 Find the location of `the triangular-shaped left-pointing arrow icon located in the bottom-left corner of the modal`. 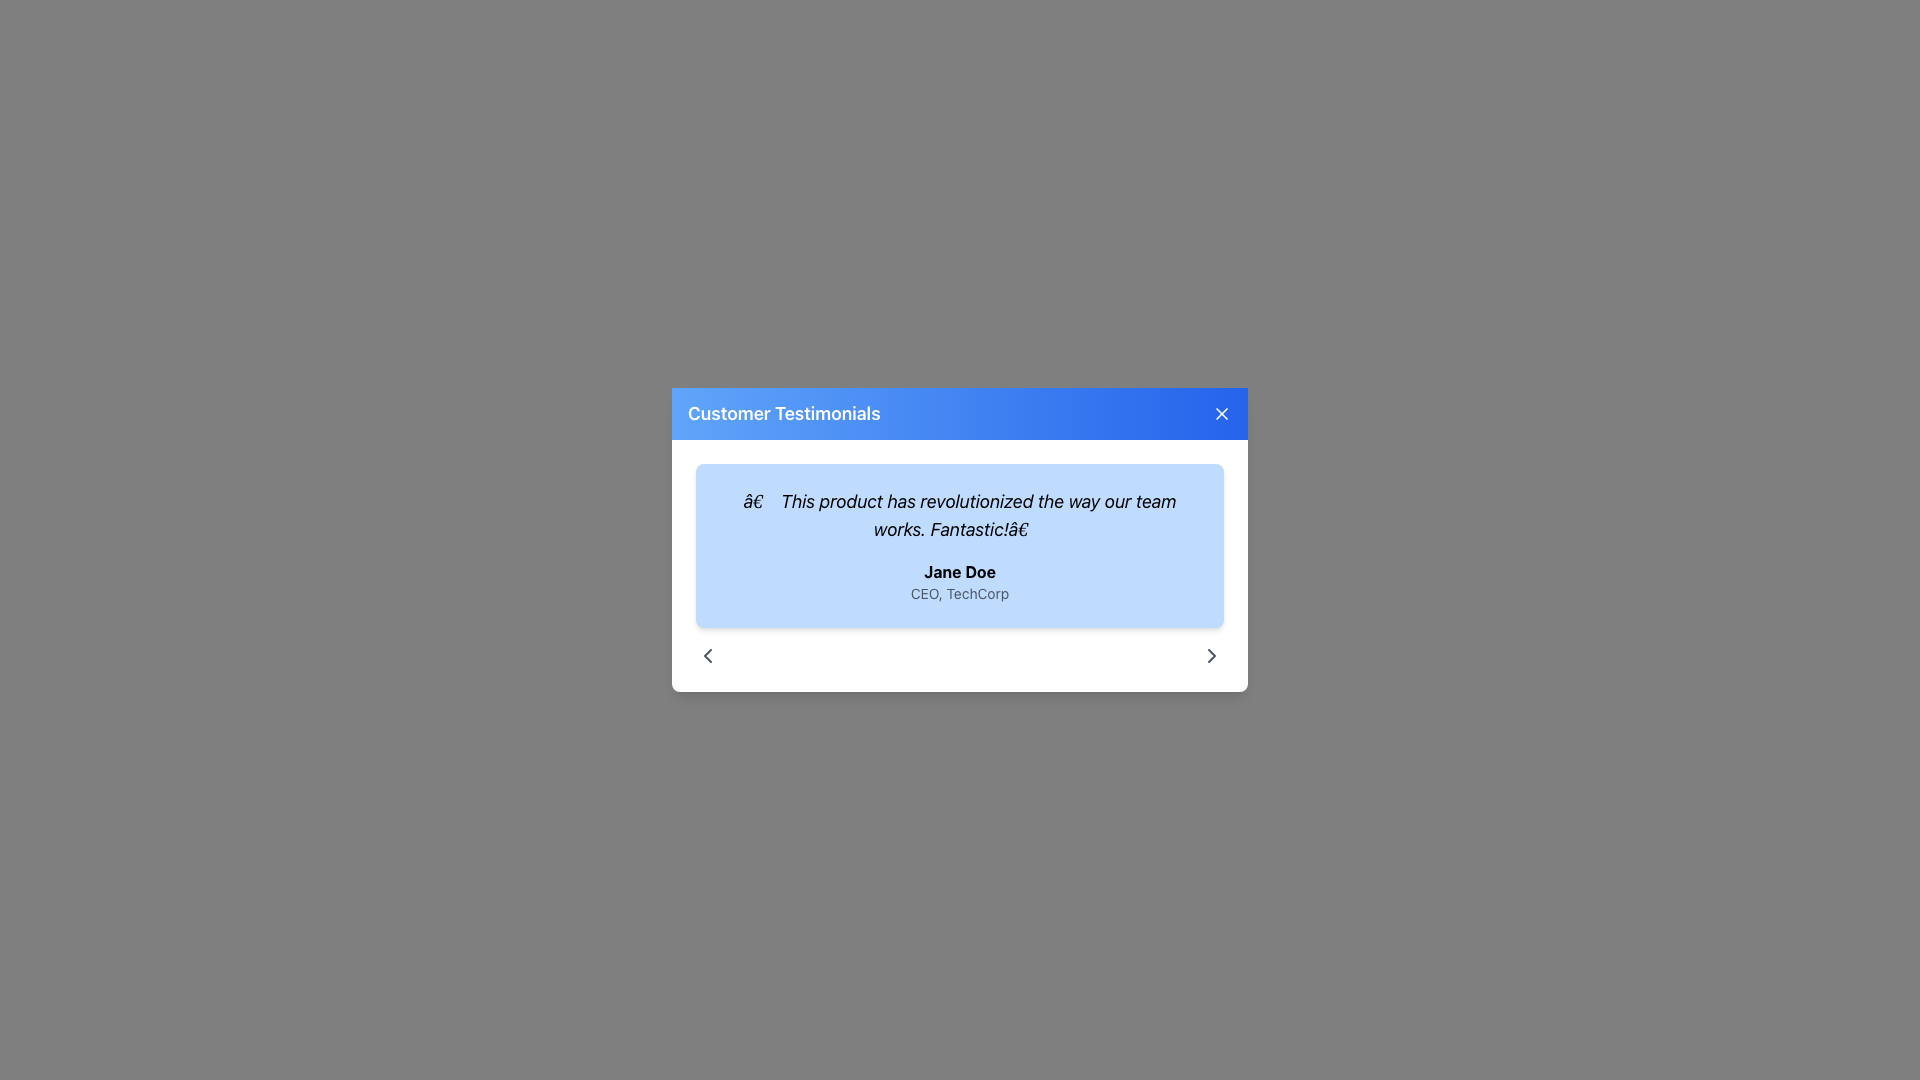

the triangular-shaped left-pointing arrow icon located in the bottom-left corner of the modal is located at coordinates (708, 655).